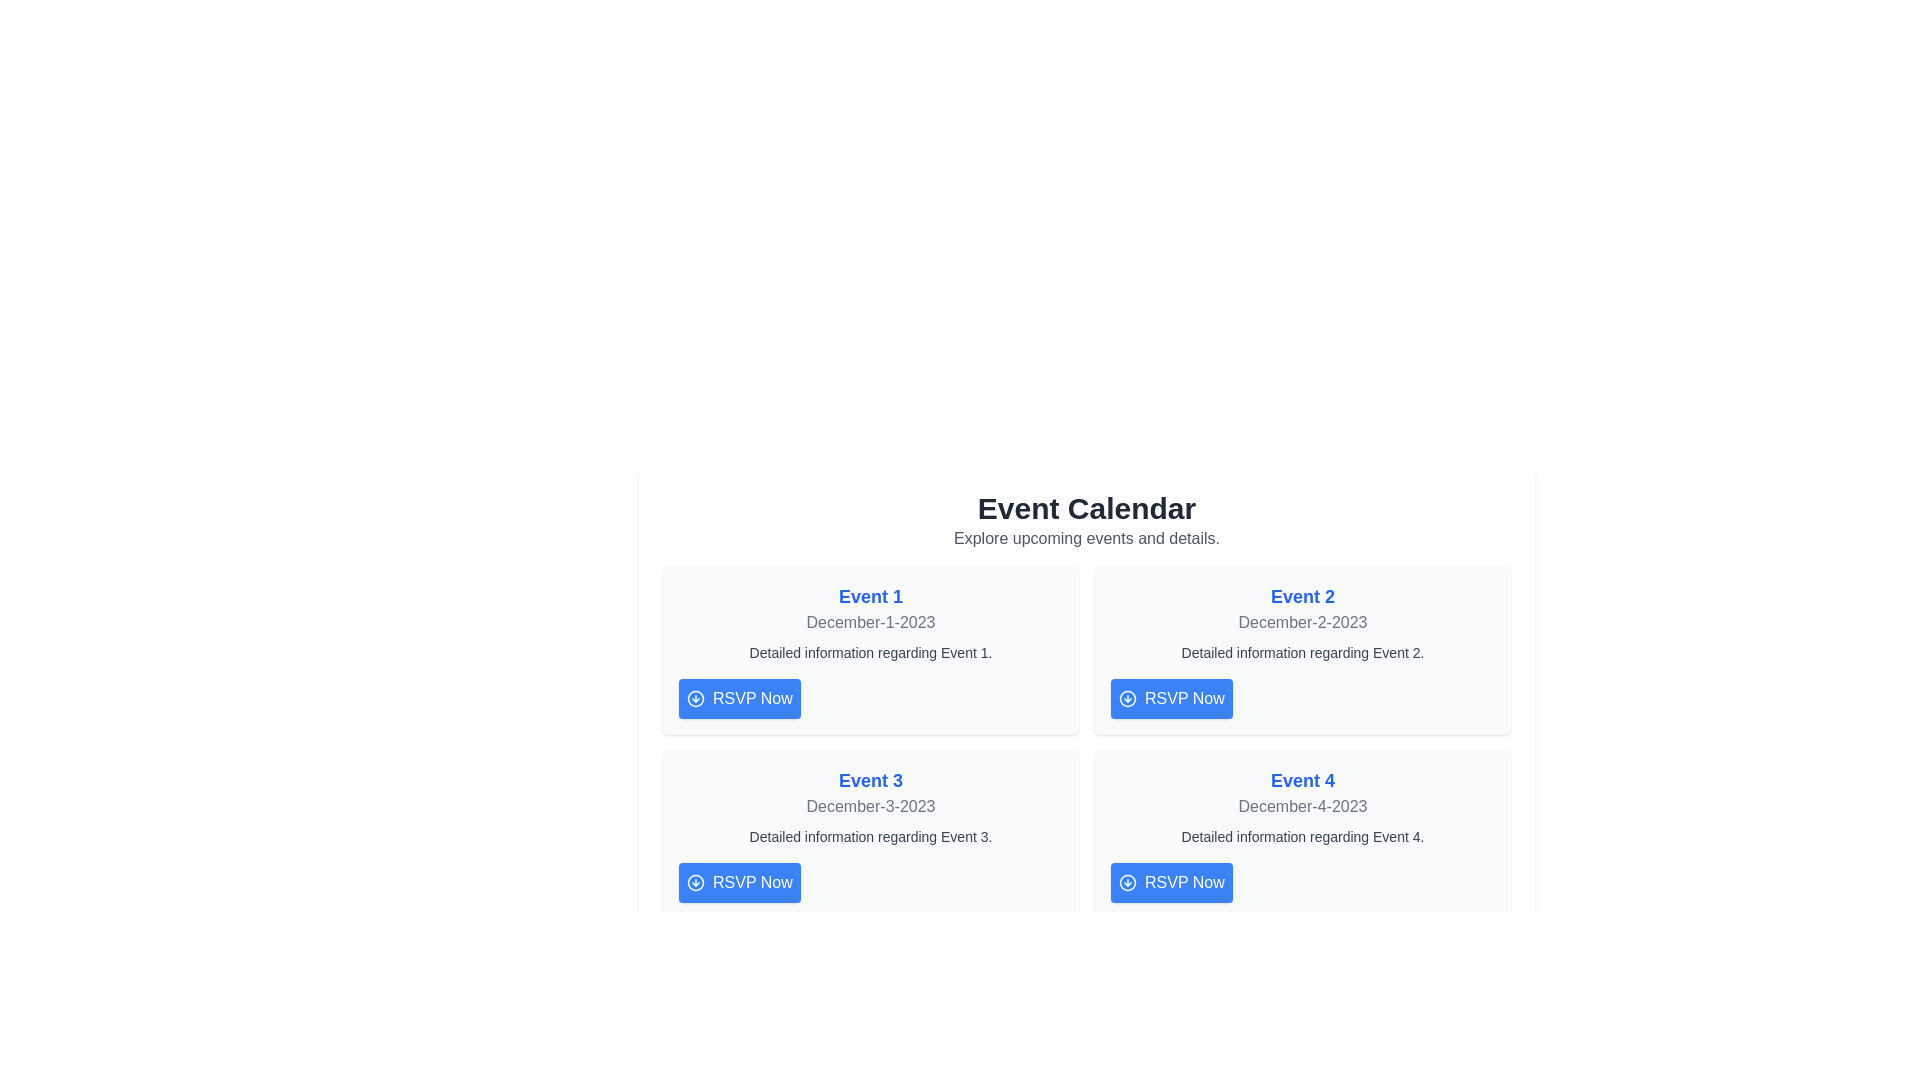  Describe the element at coordinates (1302, 837) in the screenshot. I see `informational text about 'Event 4', which is located below the title and date, and above the RSVP button` at that location.